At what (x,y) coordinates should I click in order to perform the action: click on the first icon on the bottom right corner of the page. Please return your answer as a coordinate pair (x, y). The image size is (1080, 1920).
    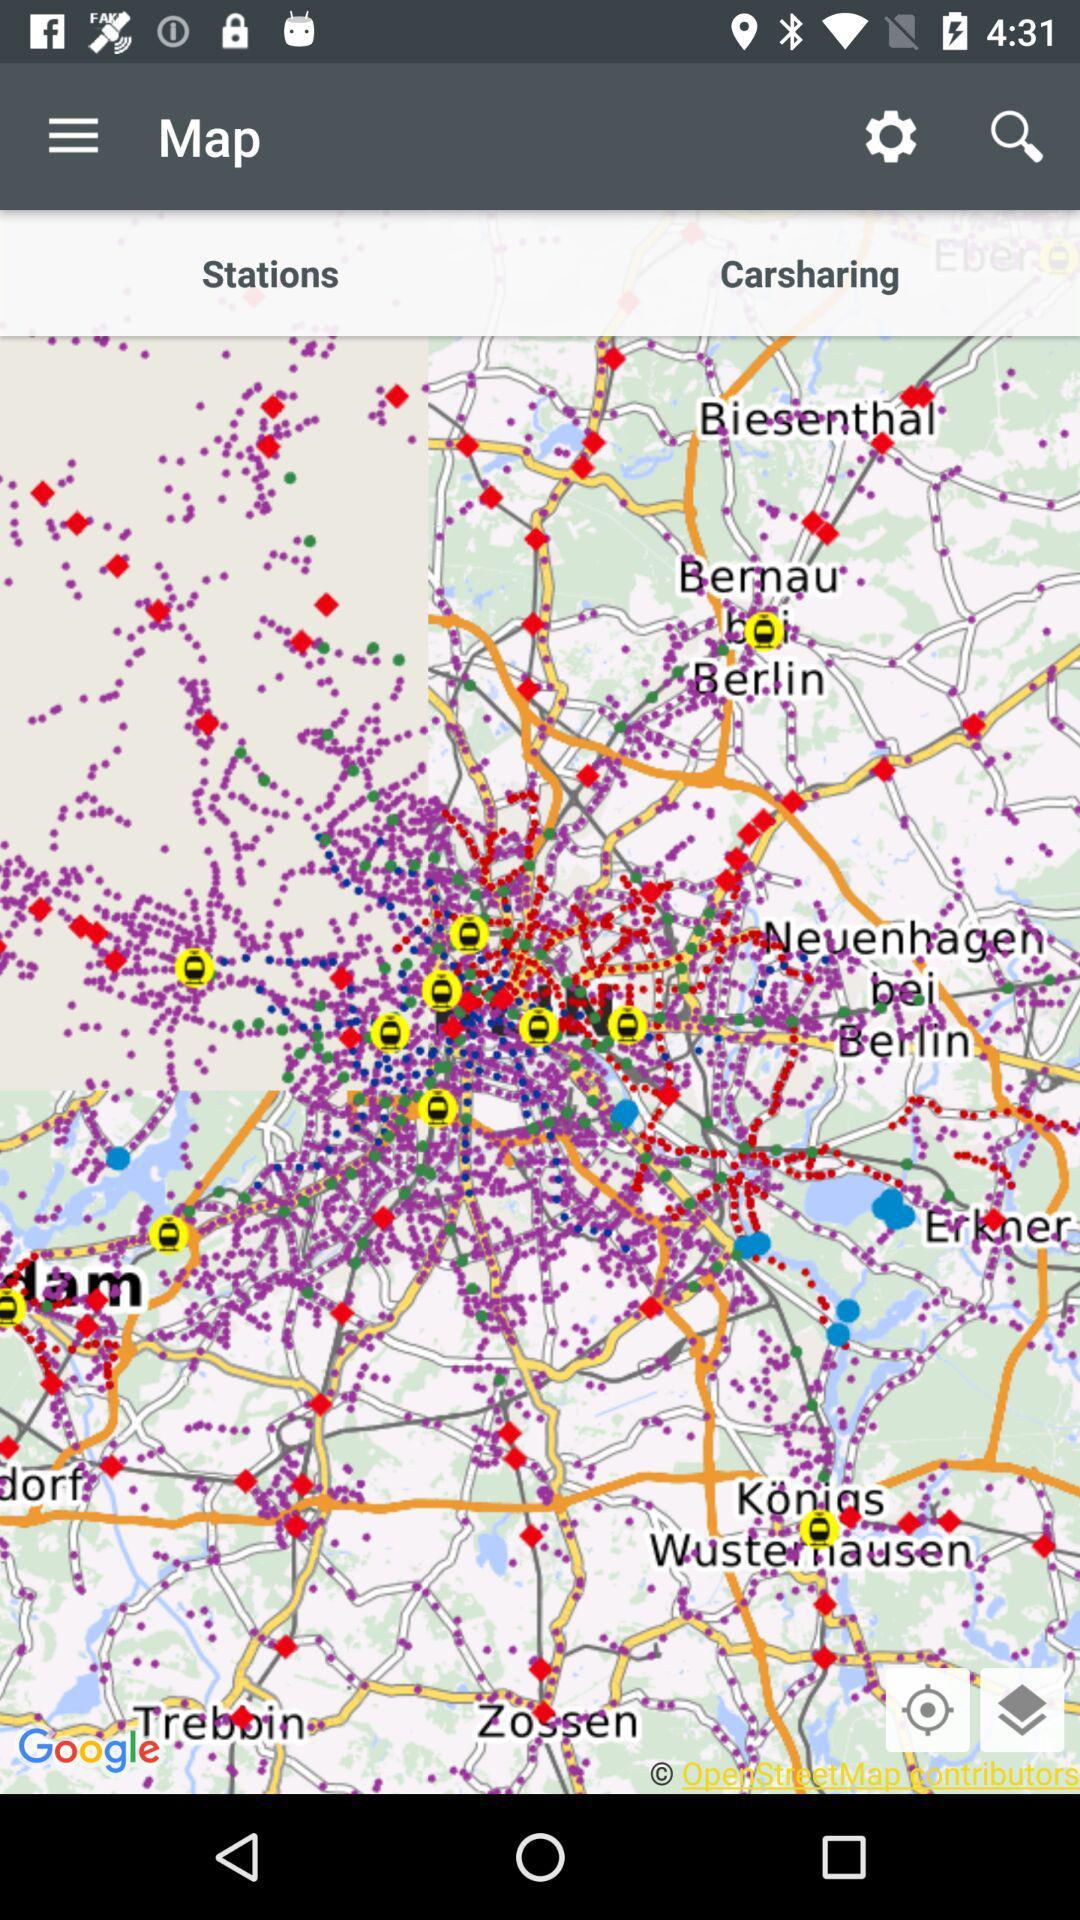
    Looking at the image, I should click on (928, 1708).